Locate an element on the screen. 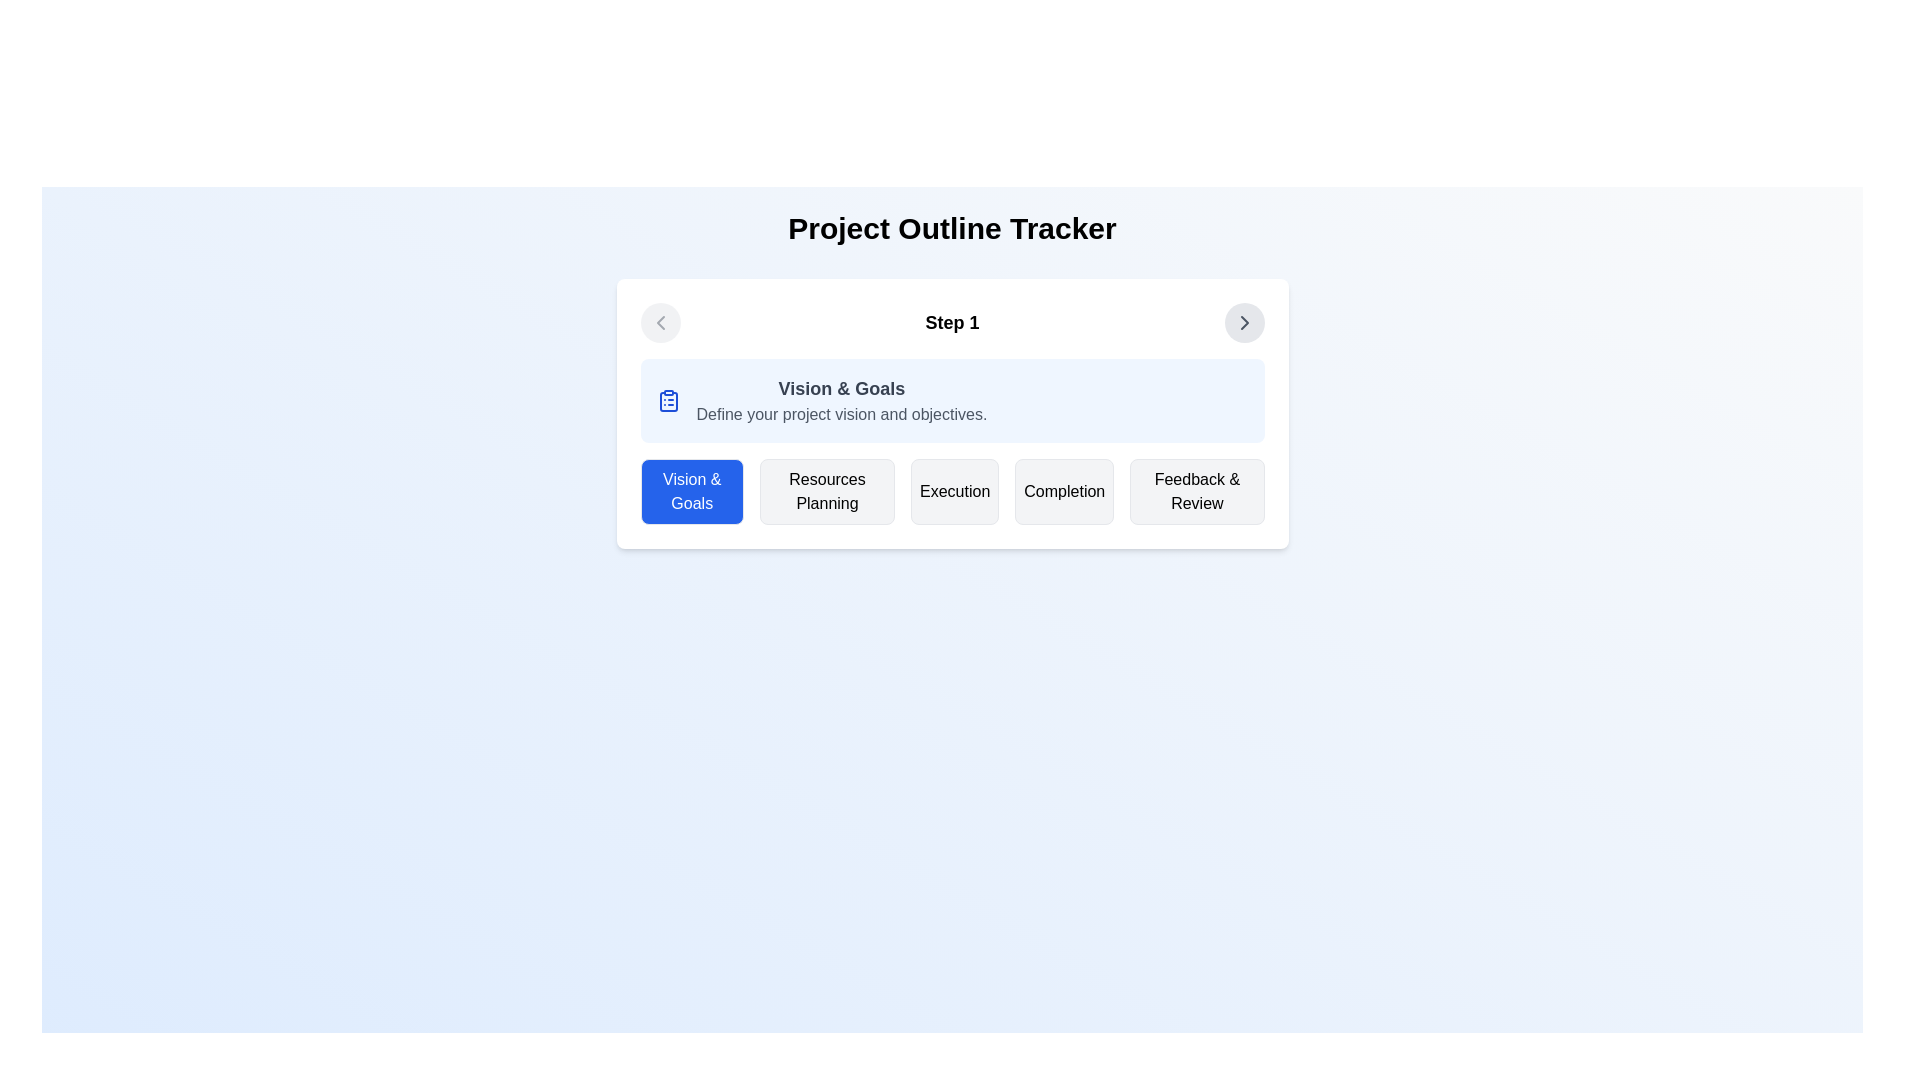  the text block displaying 'Vision & Goals' which includes a description 'Define your project vision and objectives' is located at coordinates (841, 401).